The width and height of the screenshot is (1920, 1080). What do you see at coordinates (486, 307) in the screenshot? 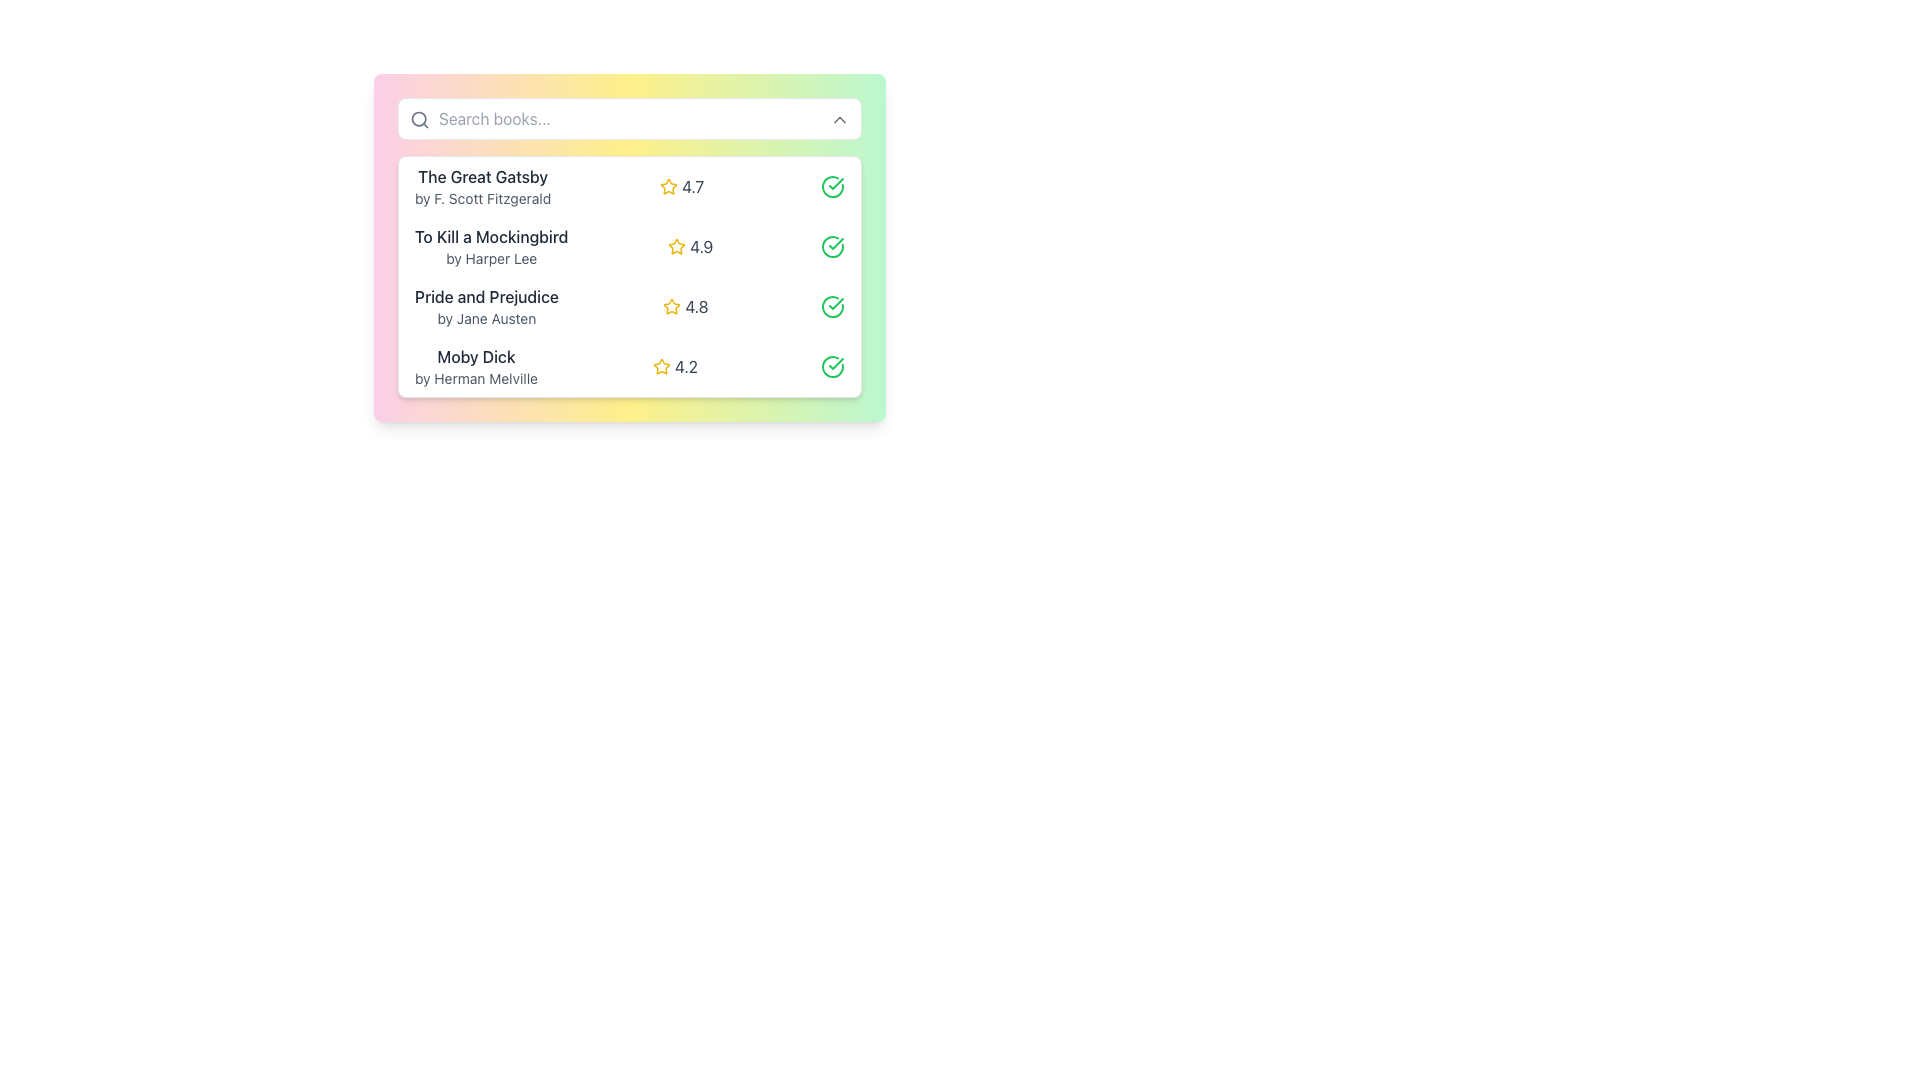
I see `on the text block displaying information about the book, specifically positioned as the third item in the list between 'To Kill a Mockingbird' and 'Moby Dick'` at bounding box center [486, 307].